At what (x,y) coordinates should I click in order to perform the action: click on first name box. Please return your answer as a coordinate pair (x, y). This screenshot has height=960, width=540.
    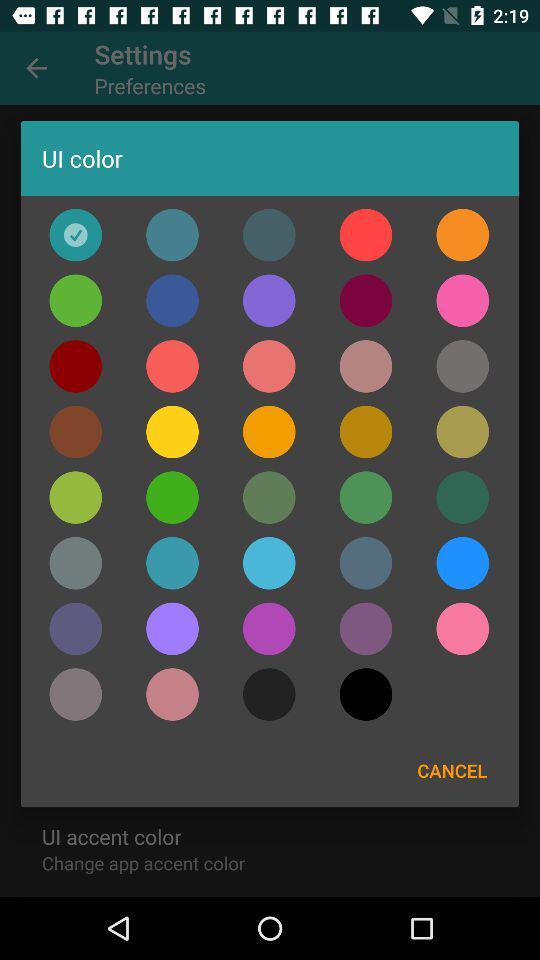
    Looking at the image, I should click on (365, 365).